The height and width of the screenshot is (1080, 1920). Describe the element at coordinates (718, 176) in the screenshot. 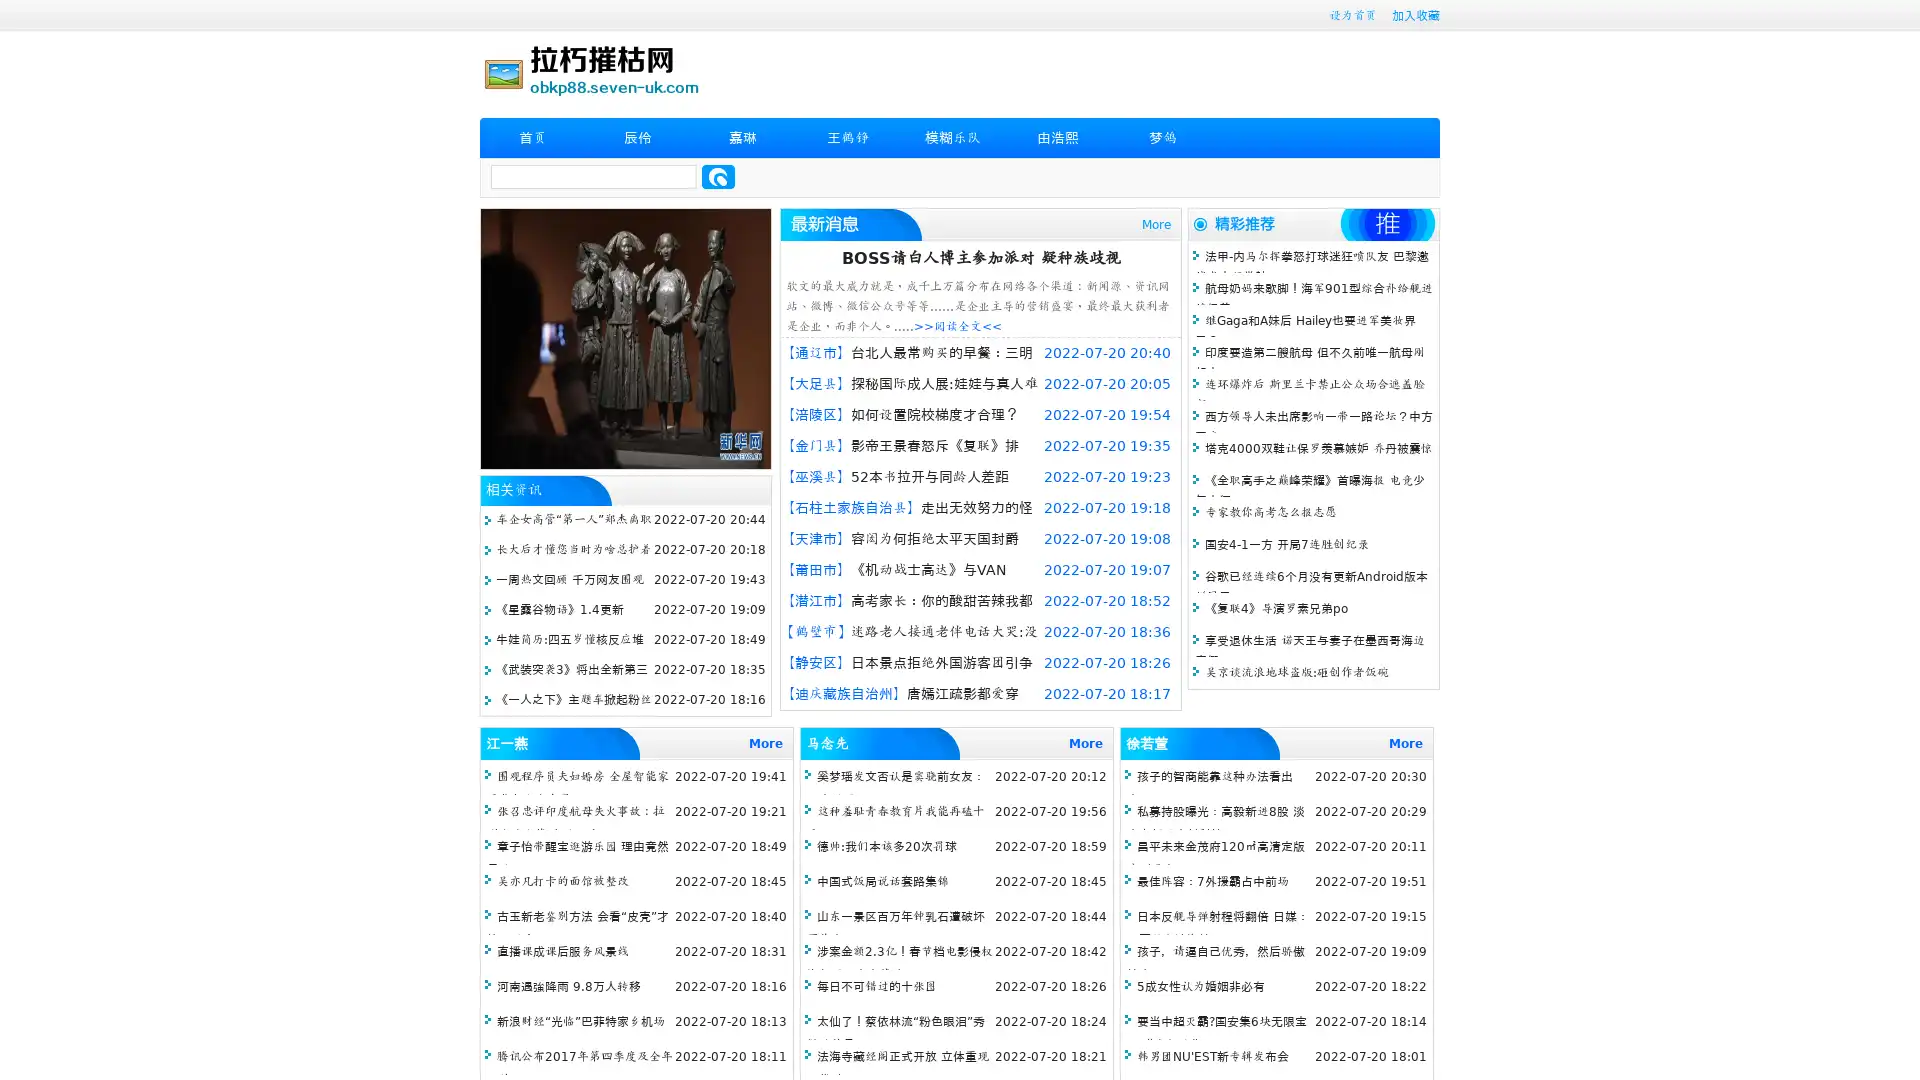

I see `Search` at that location.